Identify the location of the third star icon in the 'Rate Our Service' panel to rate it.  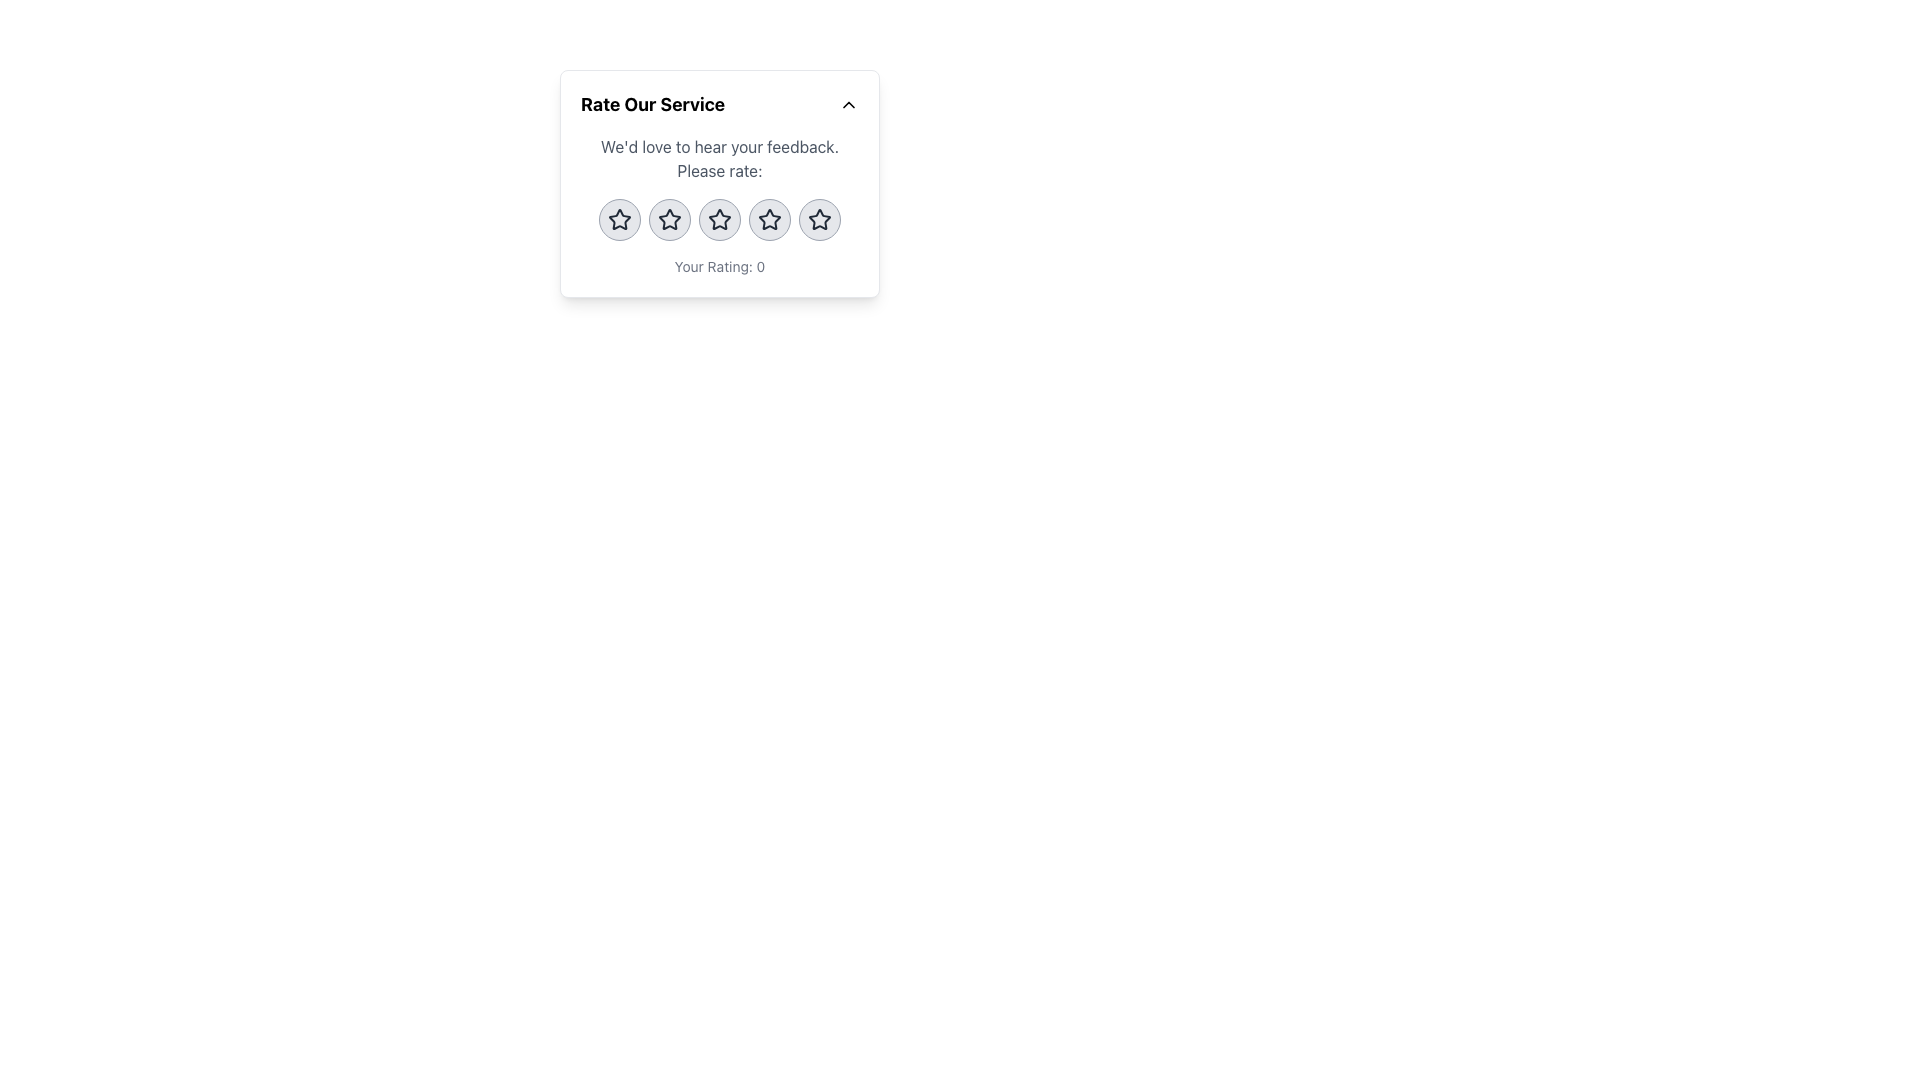
(768, 219).